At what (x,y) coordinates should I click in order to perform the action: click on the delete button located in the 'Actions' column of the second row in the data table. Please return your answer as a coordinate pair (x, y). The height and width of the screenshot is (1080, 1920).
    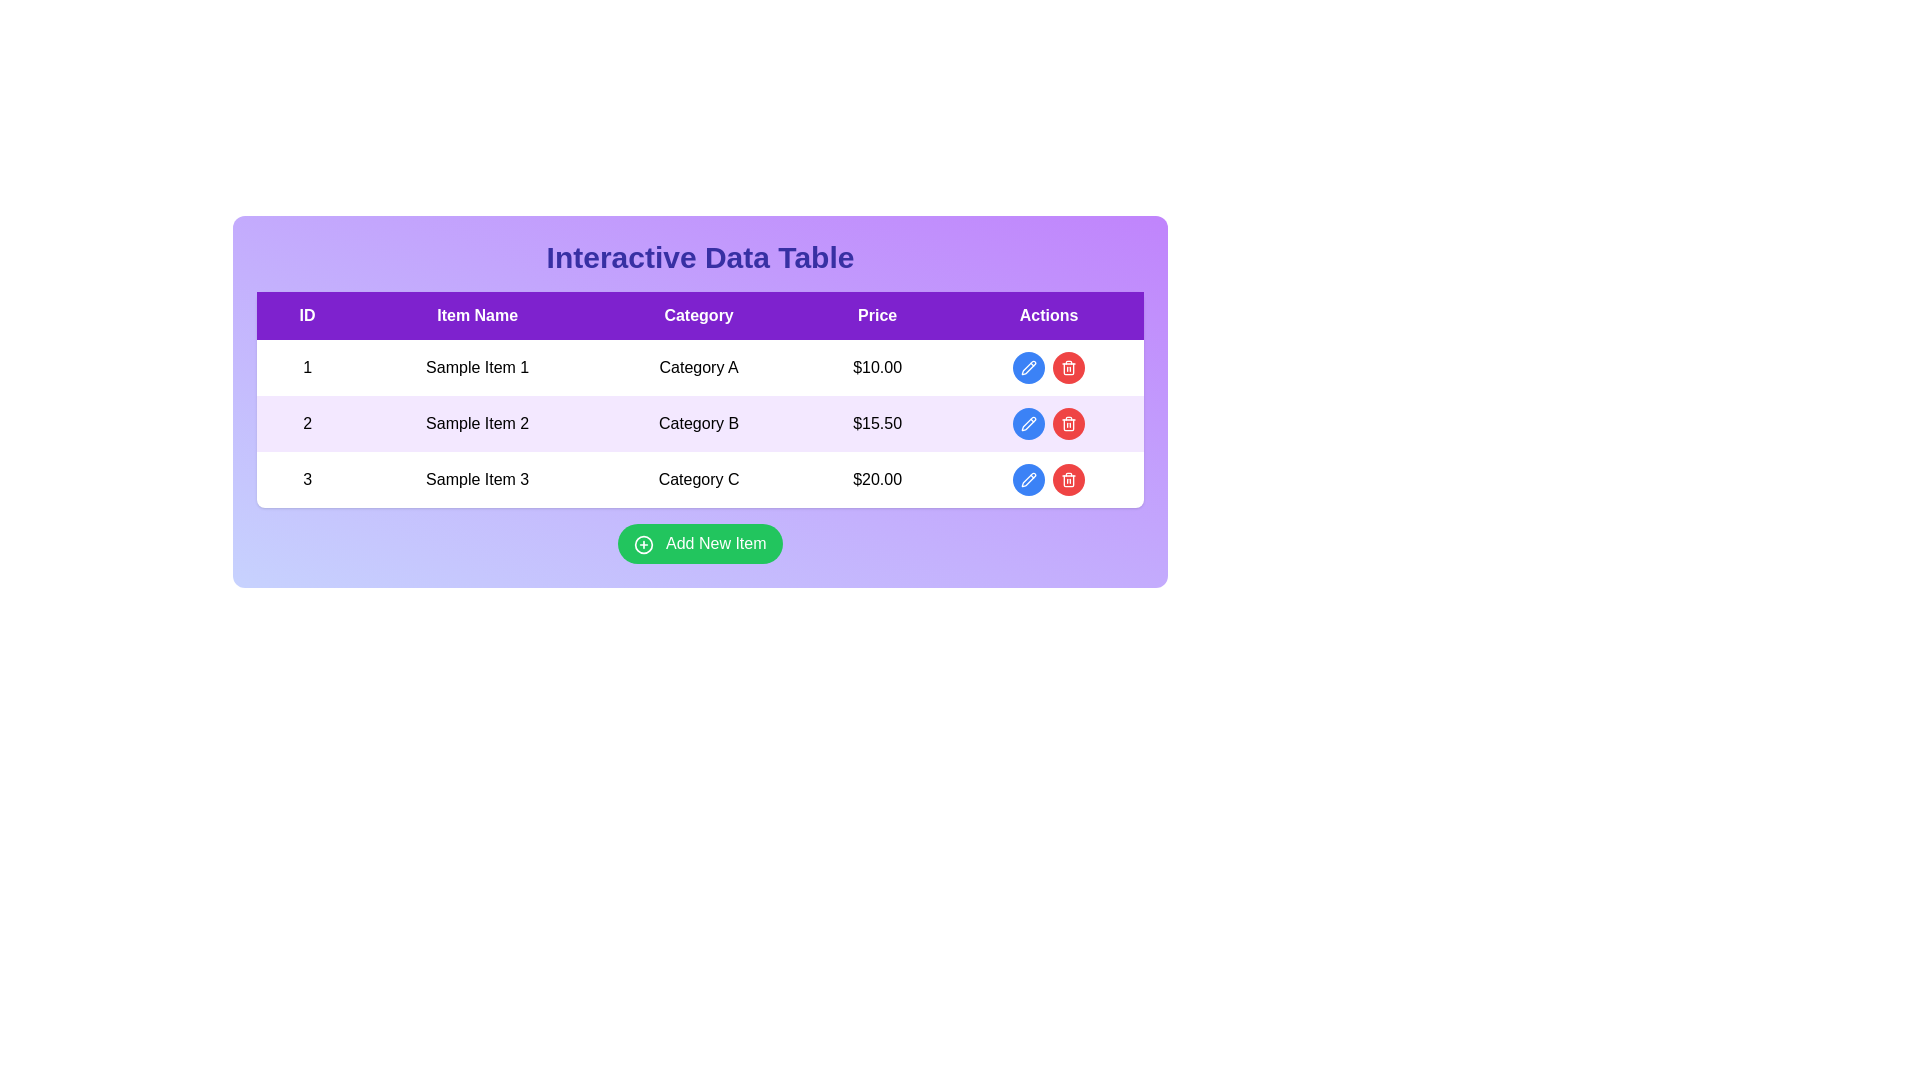
    Looking at the image, I should click on (1068, 423).